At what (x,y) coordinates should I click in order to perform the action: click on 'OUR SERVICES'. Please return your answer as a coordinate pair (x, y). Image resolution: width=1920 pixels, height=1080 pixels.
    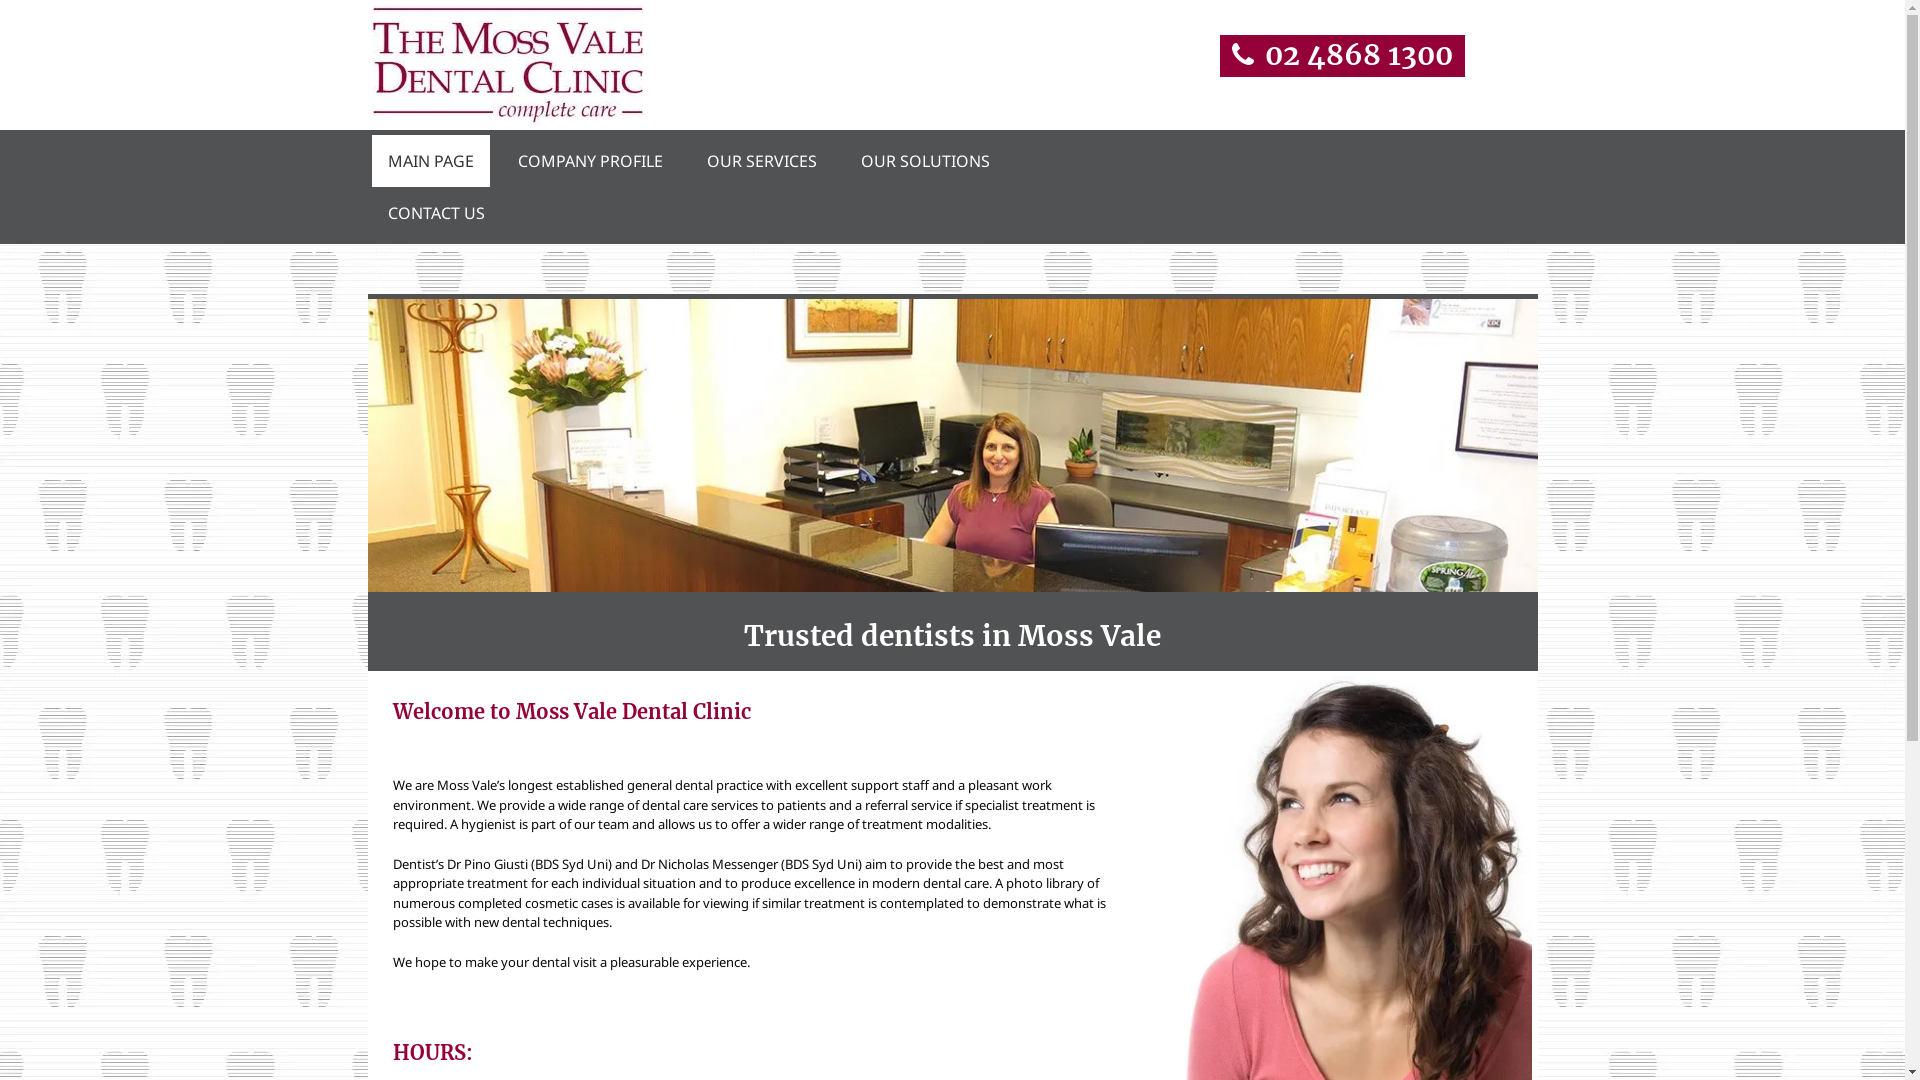
    Looking at the image, I should click on (760, 160).